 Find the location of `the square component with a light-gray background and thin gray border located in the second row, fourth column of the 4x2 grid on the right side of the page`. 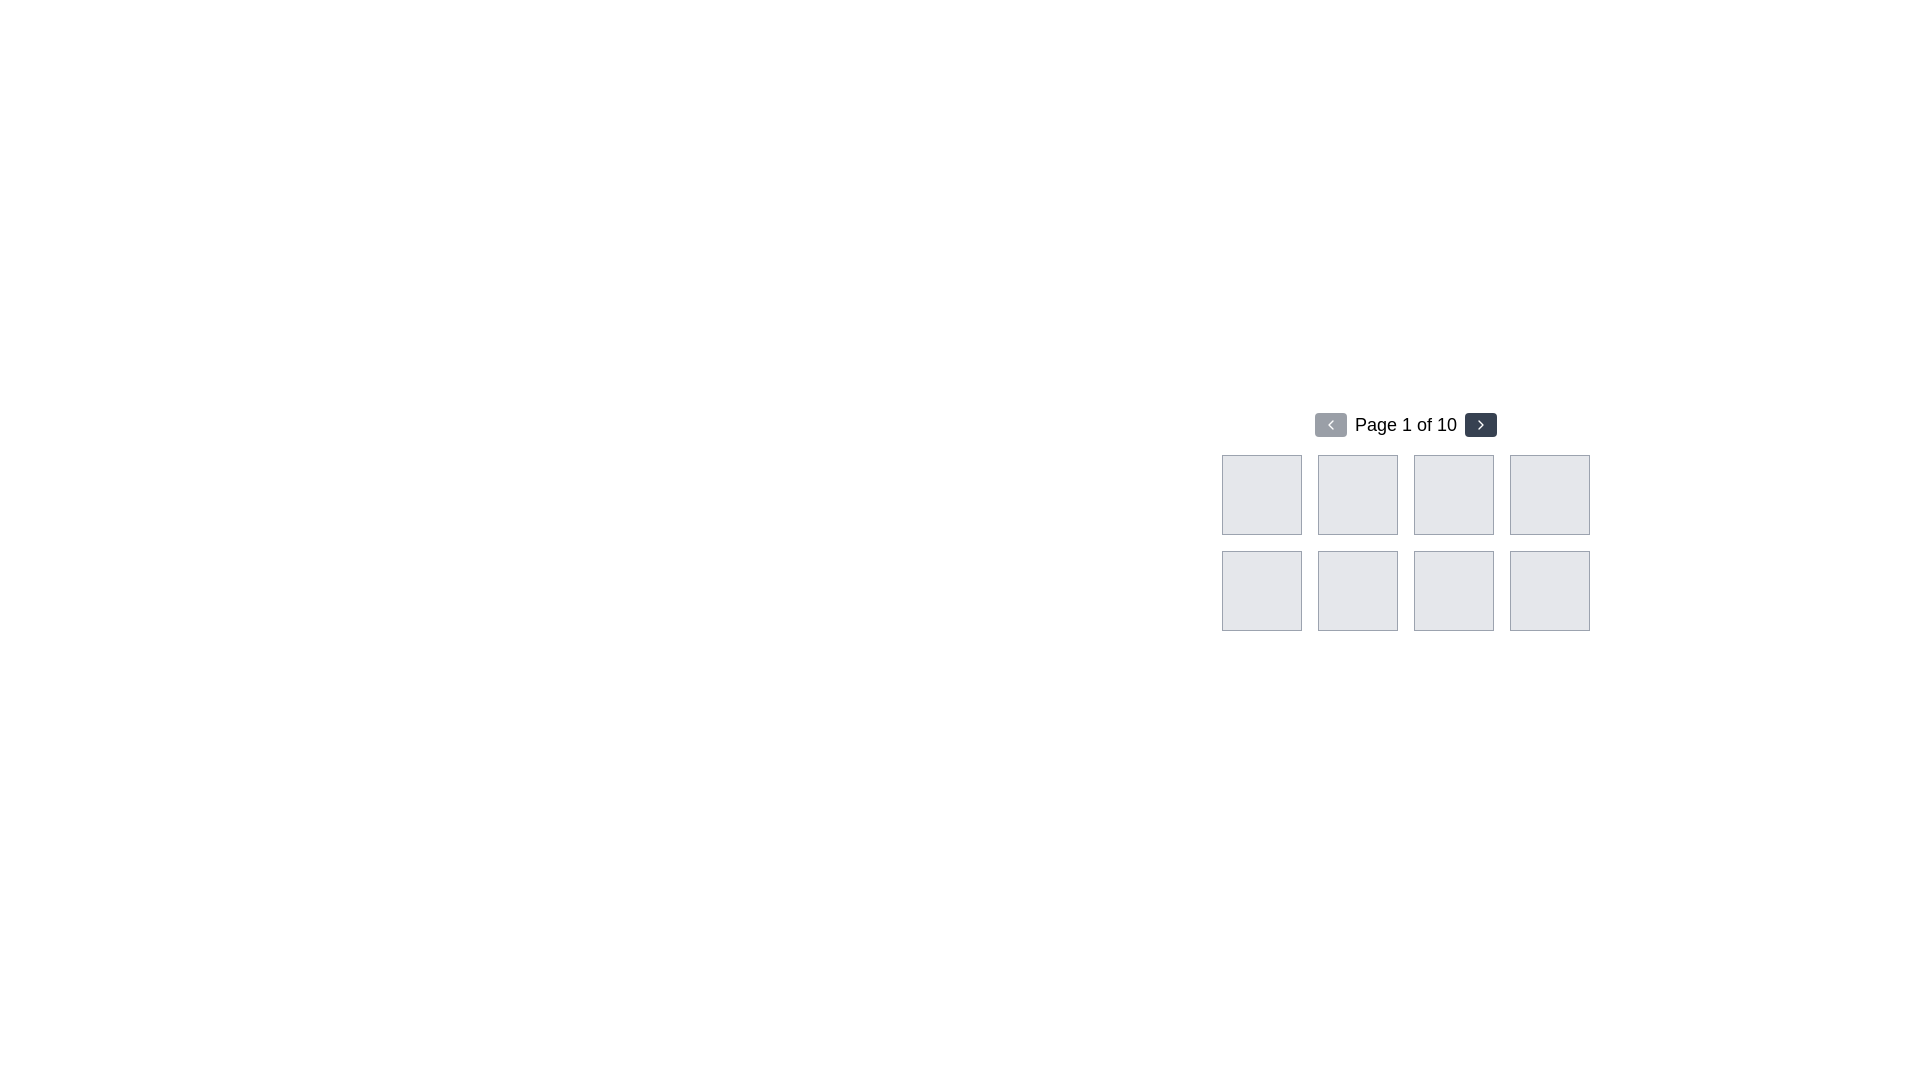

the square component with a light-gray background and thin gray border located in the second row, fourth column of the 4x2 grid on the right side of the page is located at coordinates (1549, 589).